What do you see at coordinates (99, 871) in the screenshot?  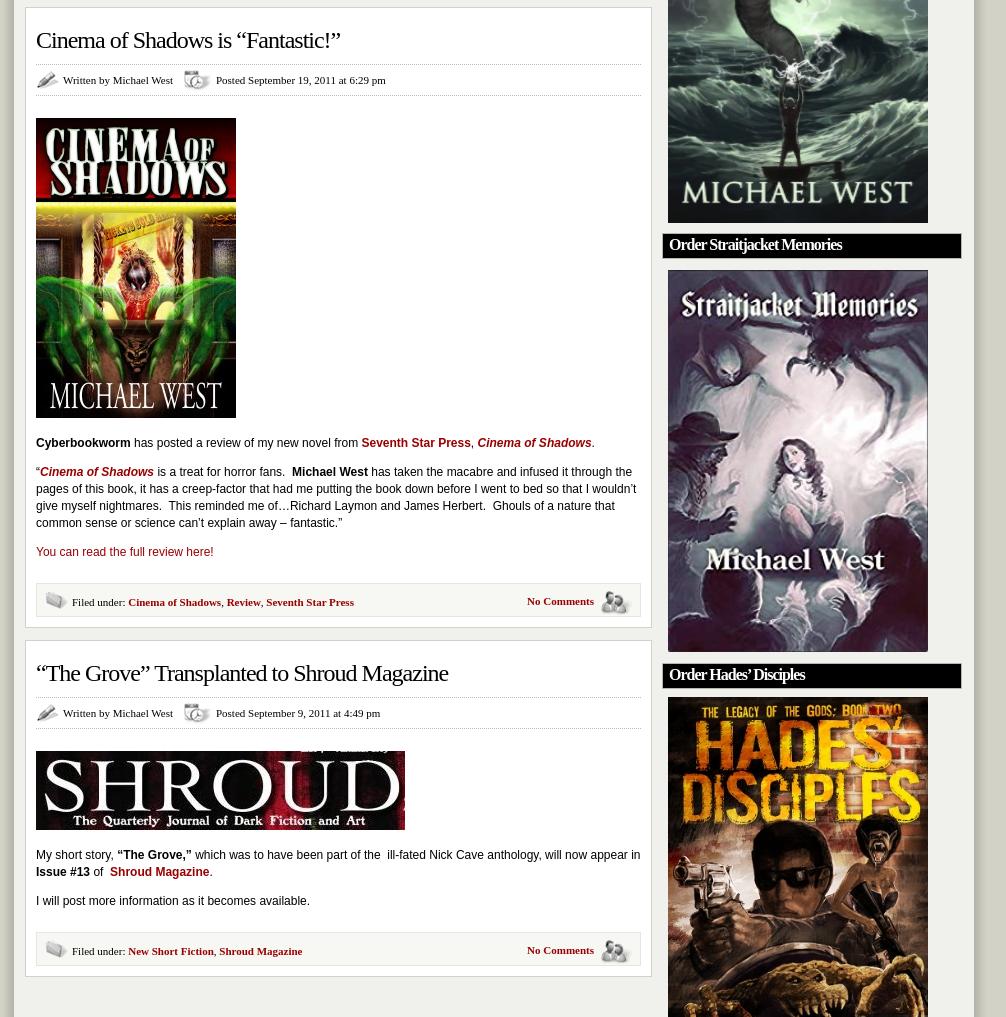 I see `'of'` at bounding box center [99, 871].